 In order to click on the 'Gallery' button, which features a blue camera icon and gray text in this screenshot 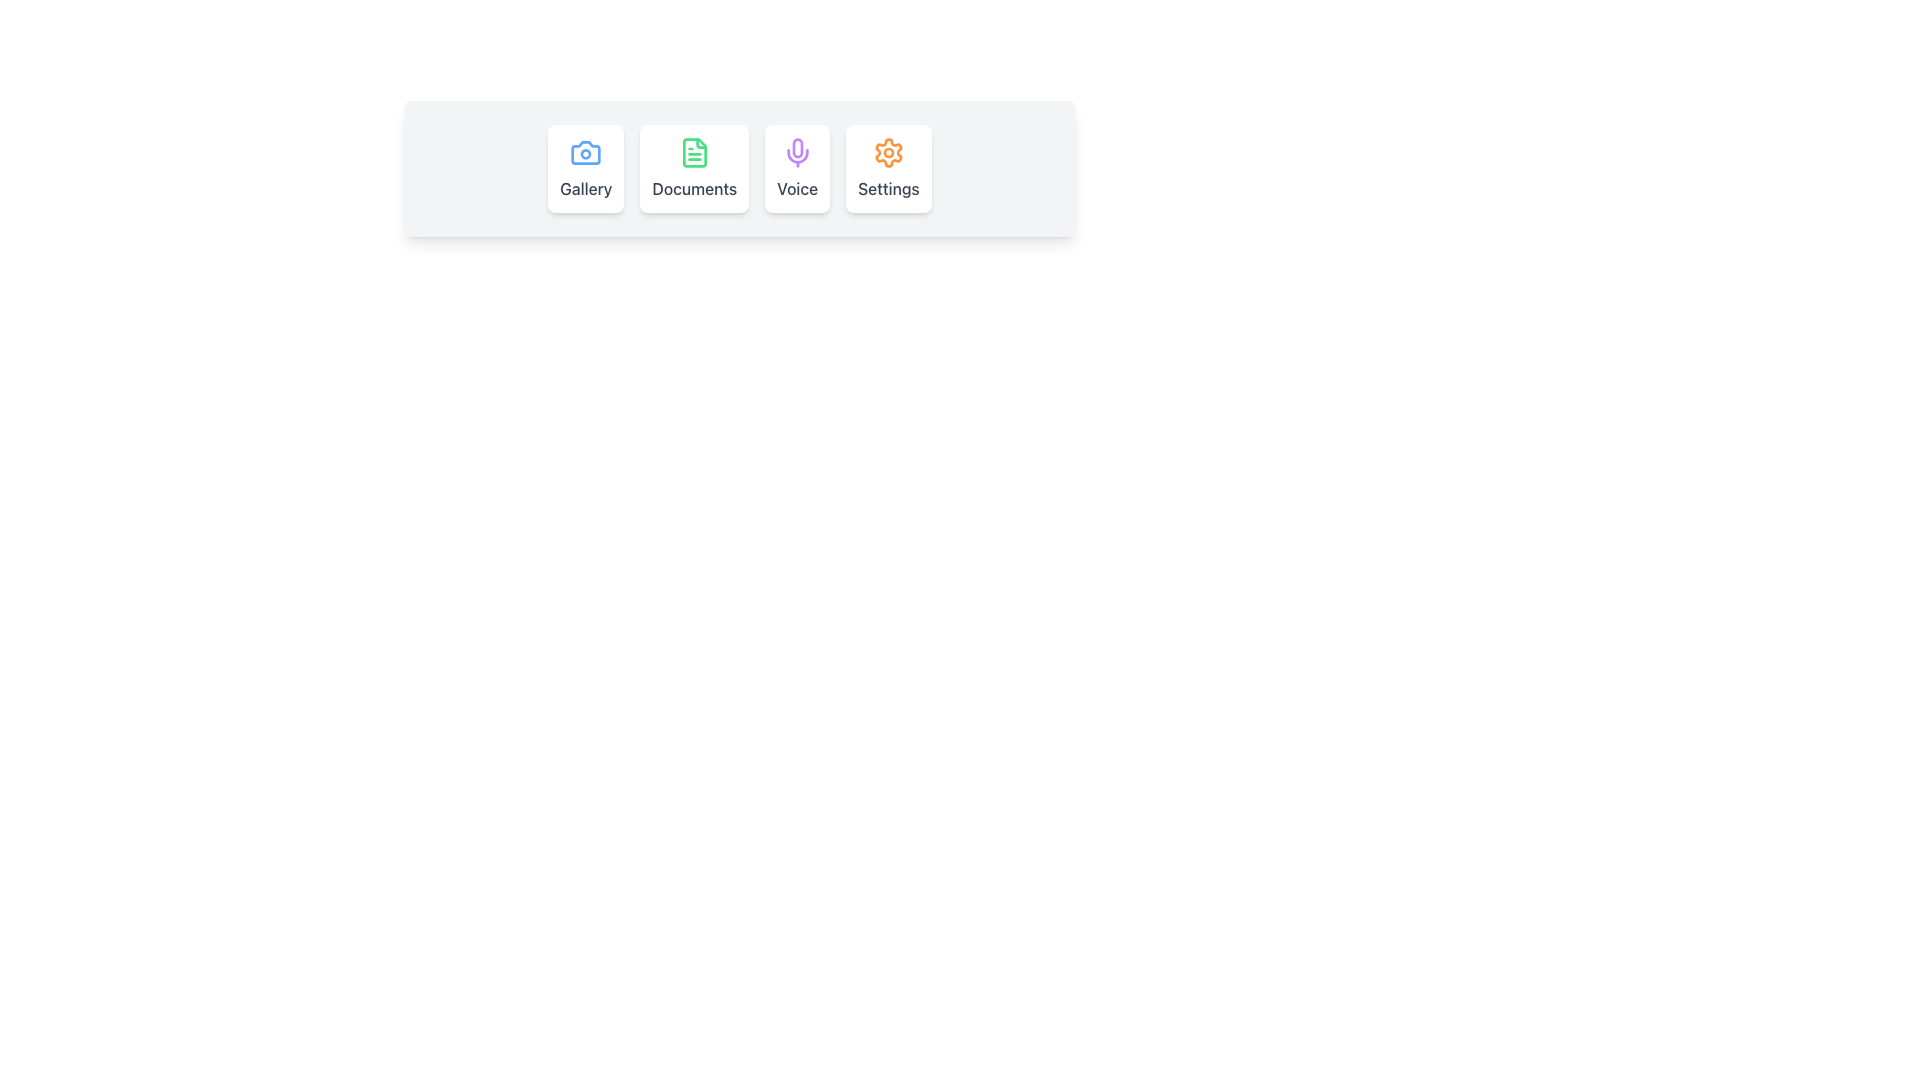, I will do `click(585, 168)`.